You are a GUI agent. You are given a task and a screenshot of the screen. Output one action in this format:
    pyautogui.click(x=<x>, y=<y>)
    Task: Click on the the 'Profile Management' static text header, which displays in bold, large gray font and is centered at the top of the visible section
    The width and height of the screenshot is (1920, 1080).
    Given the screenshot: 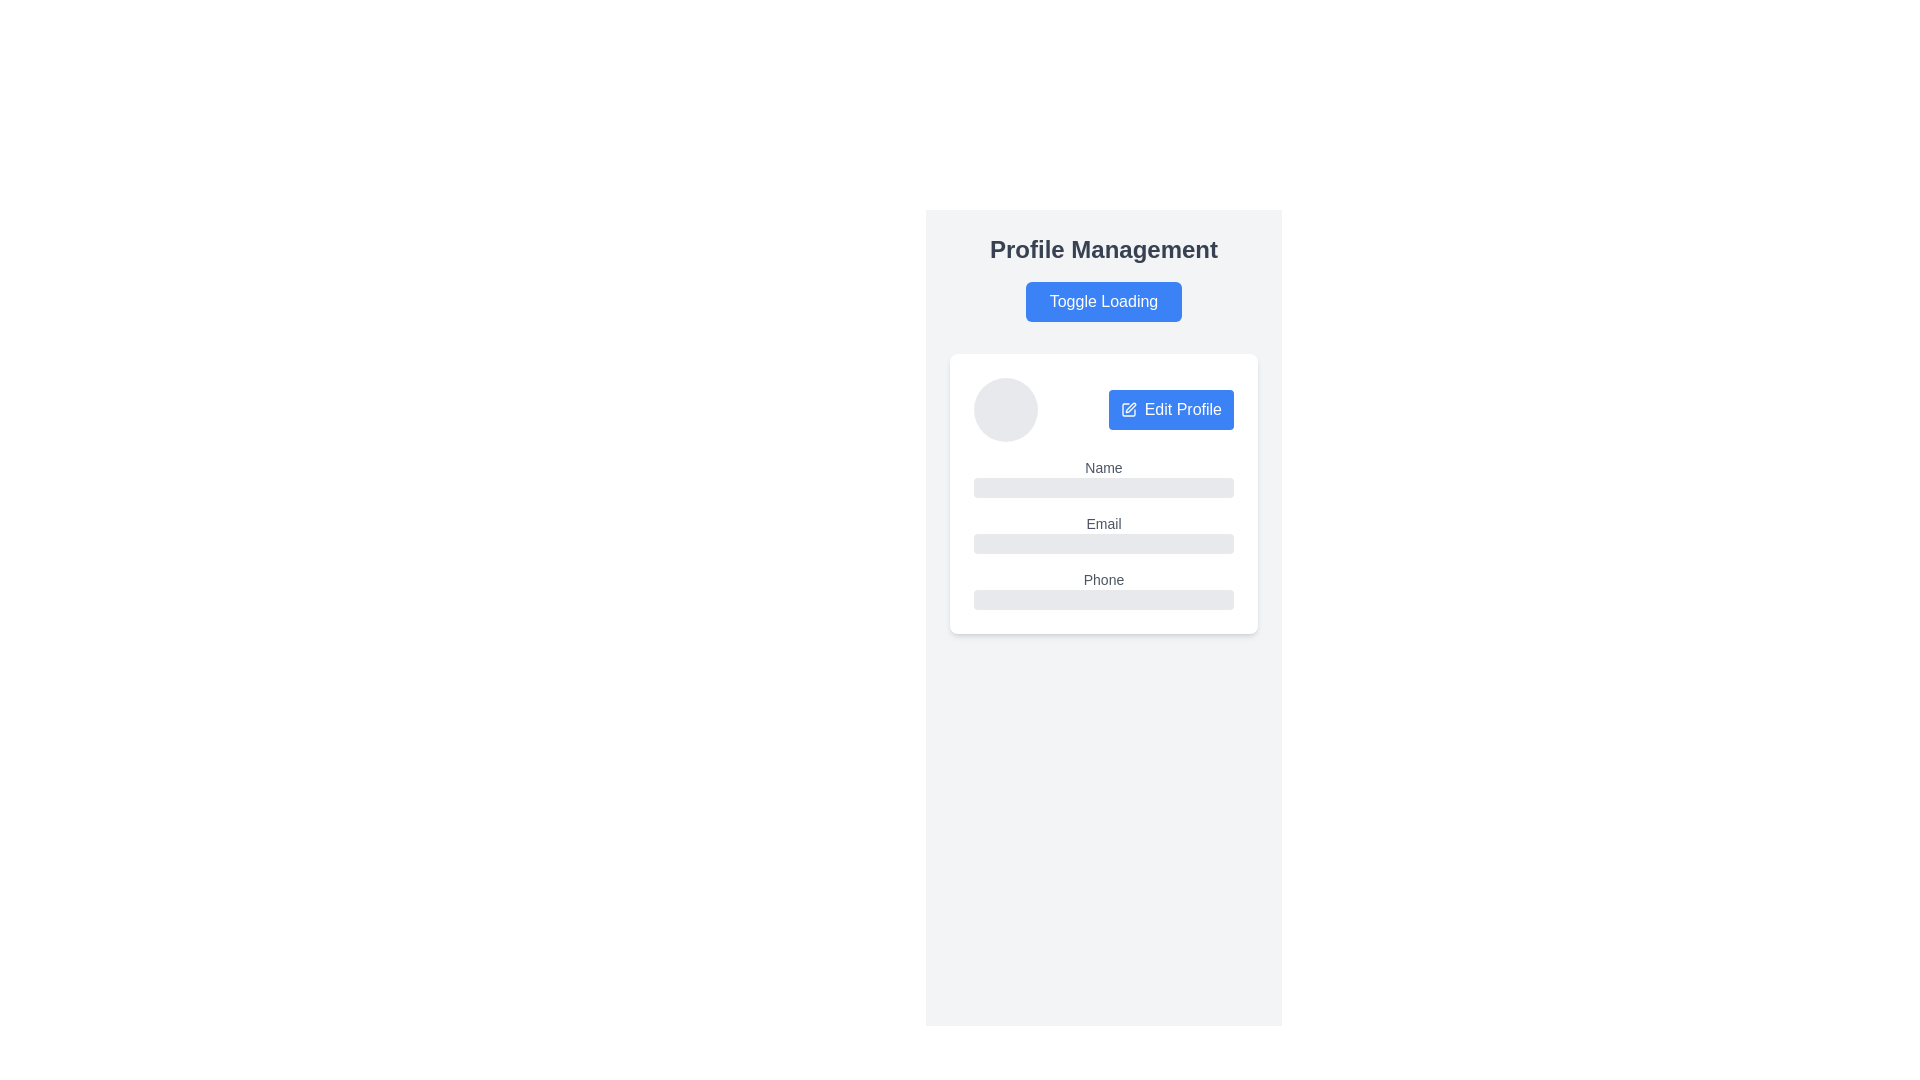 What is the action you would take?
    pyautogui.click(x=1103, y=249)
    